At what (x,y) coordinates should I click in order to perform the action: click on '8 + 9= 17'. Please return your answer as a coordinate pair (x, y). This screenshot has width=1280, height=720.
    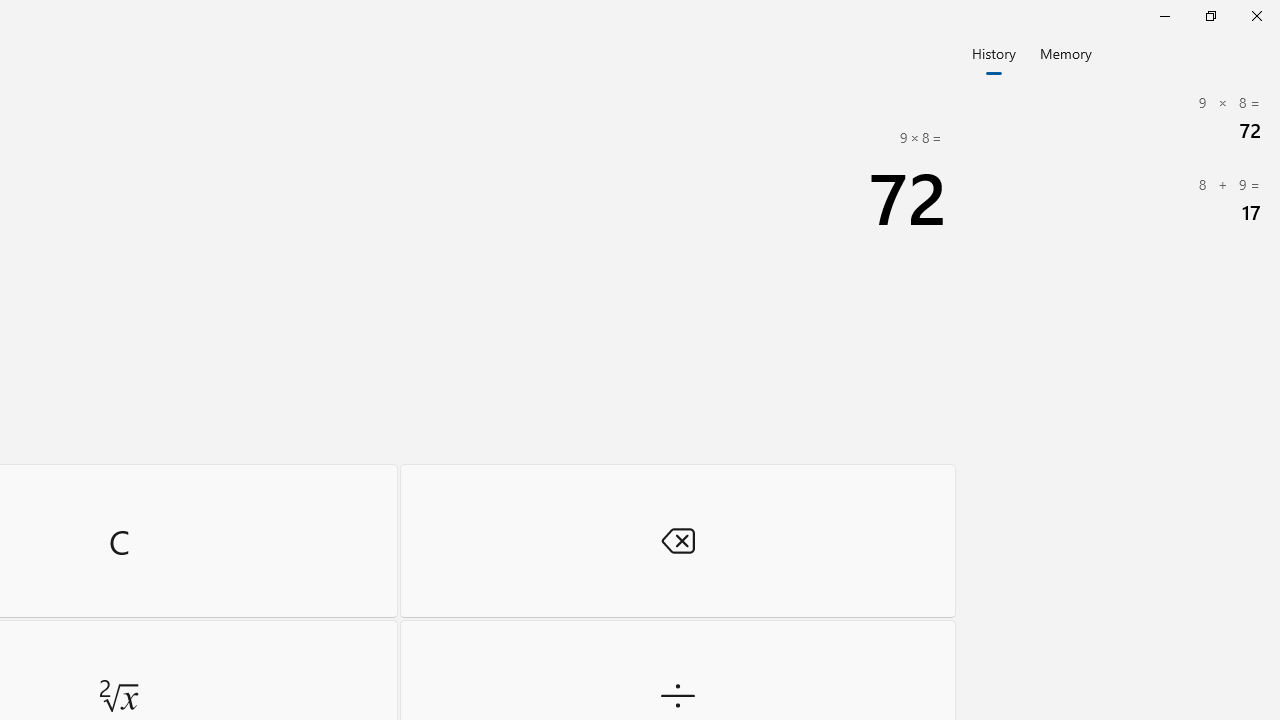
    Looking at the image, I should click on (1120, 200).